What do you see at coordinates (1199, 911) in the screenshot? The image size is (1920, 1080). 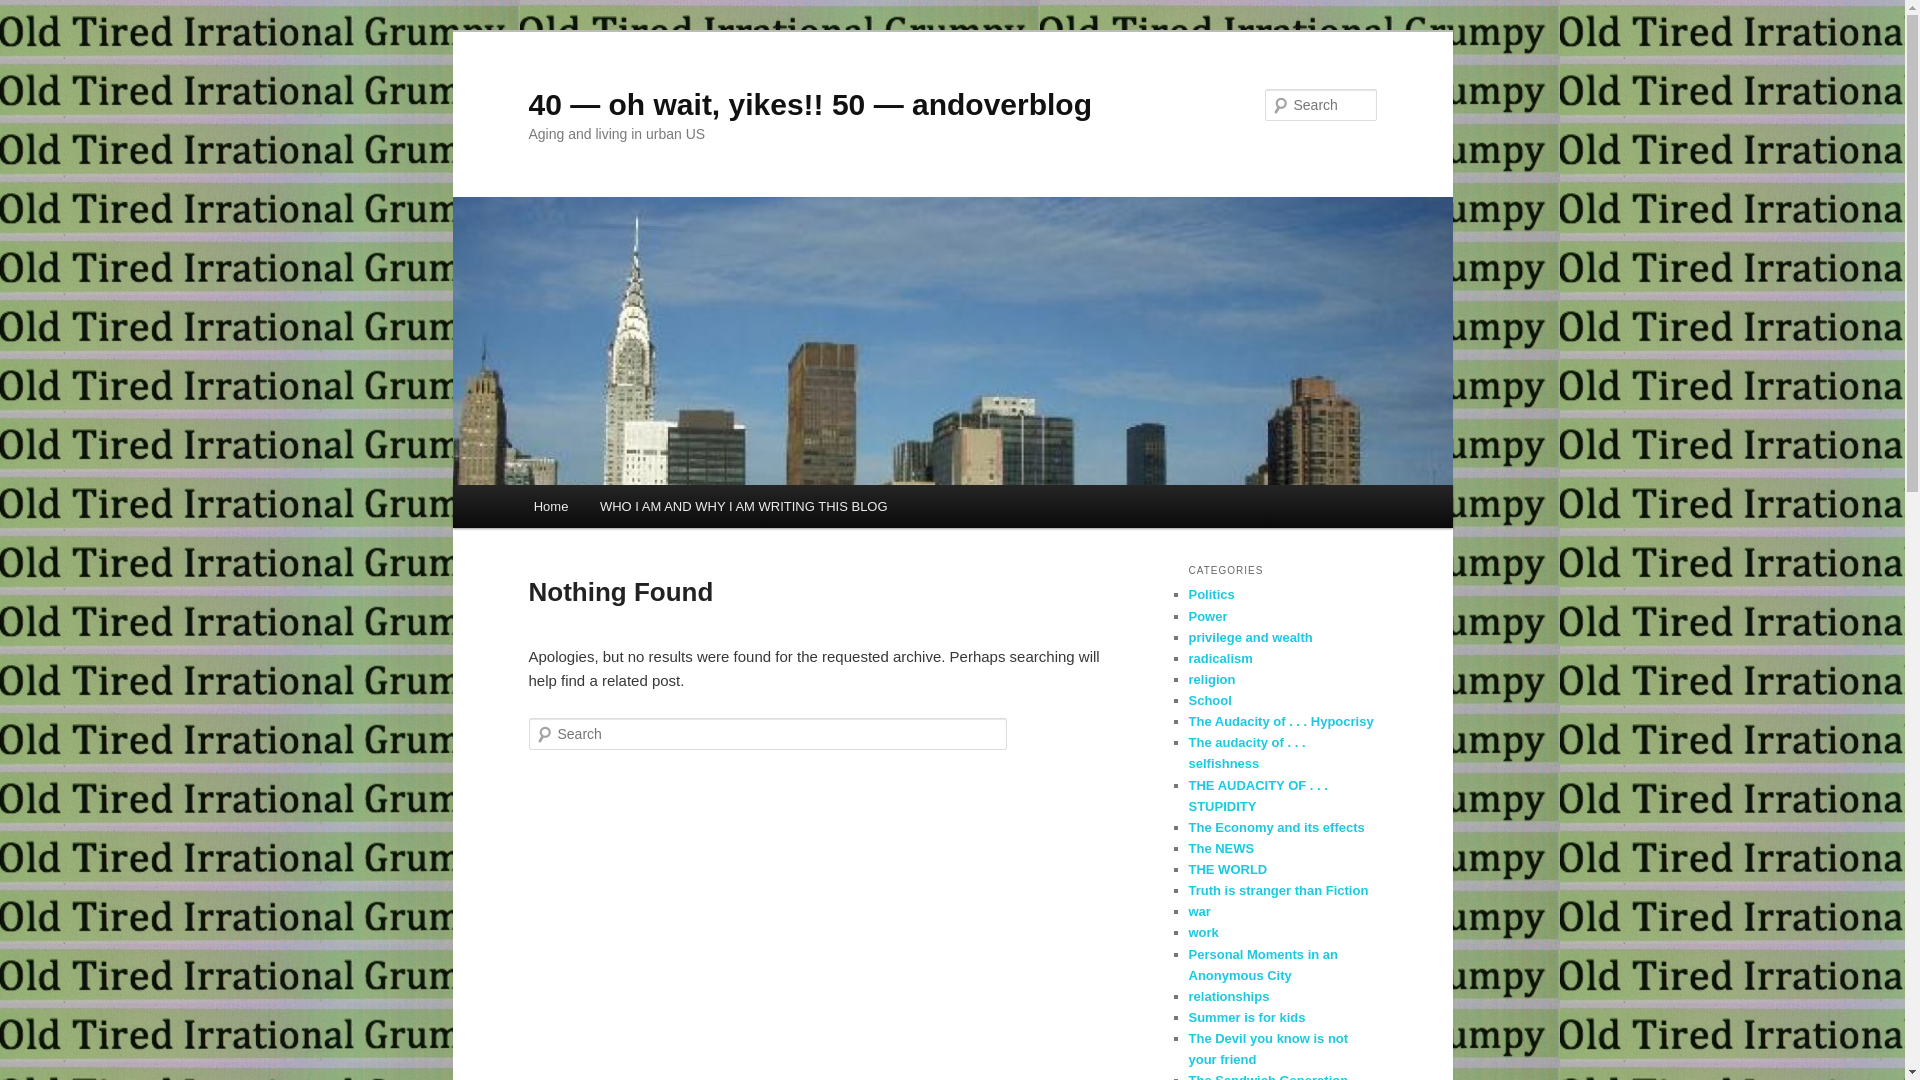 I see `'war'` at bounding box center [1199, 911].